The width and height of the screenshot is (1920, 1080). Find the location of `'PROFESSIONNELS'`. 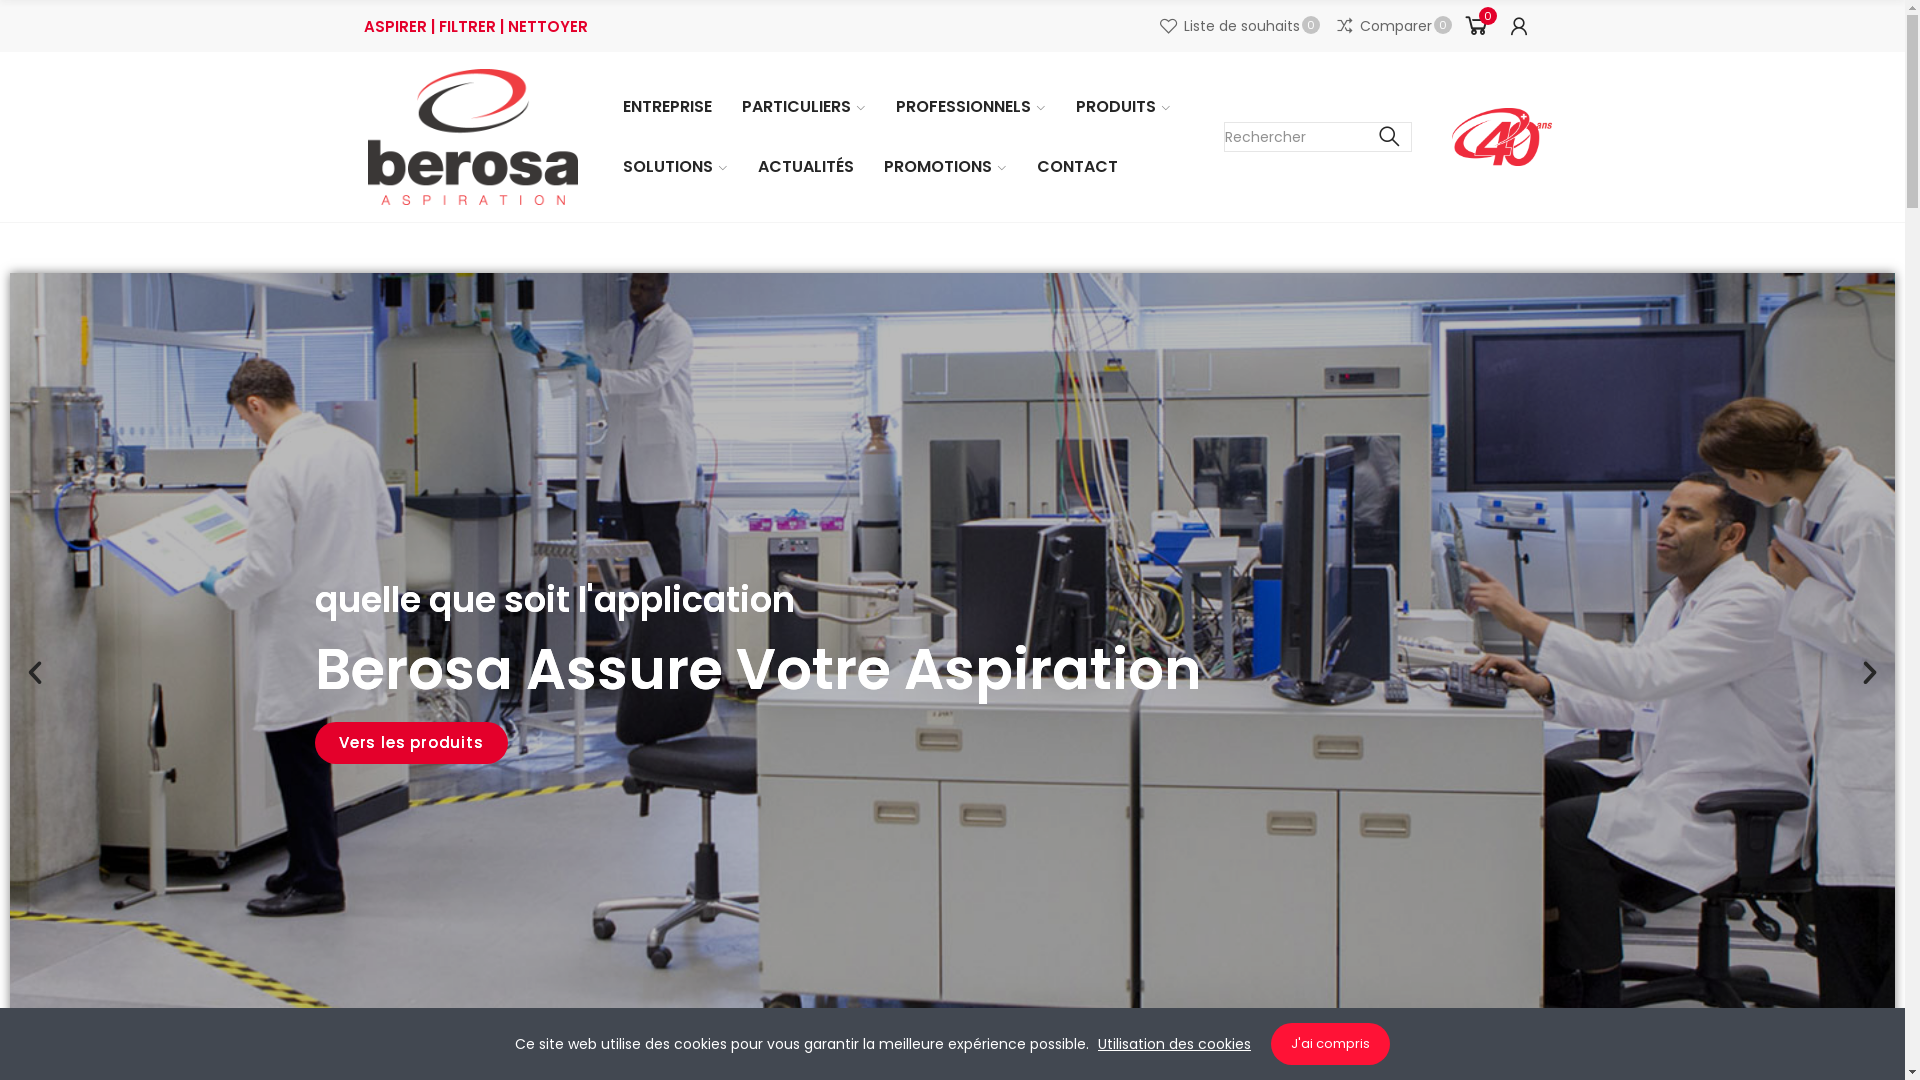

'PROFESSIONNELS' is located at coordinates (969, 107).